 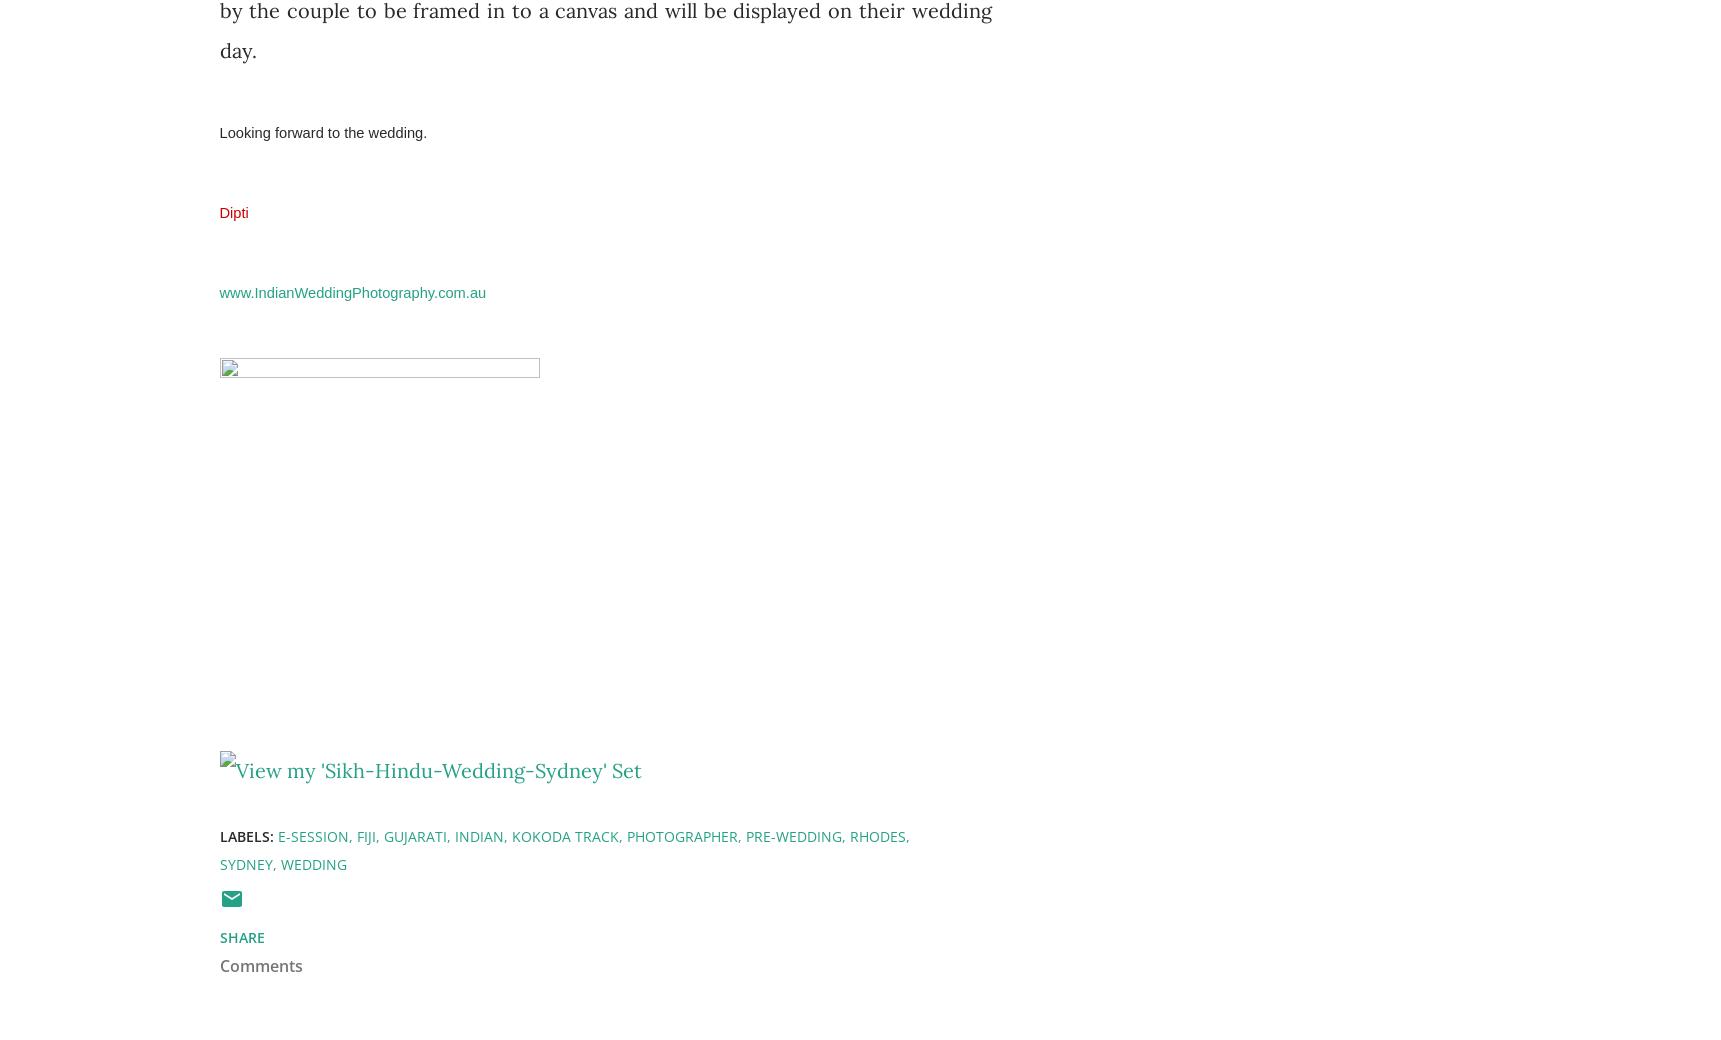 What do you see at coordinates (680, 834) in the screenshot?
I see `'Photographer'` at bounding box center [680, 834].